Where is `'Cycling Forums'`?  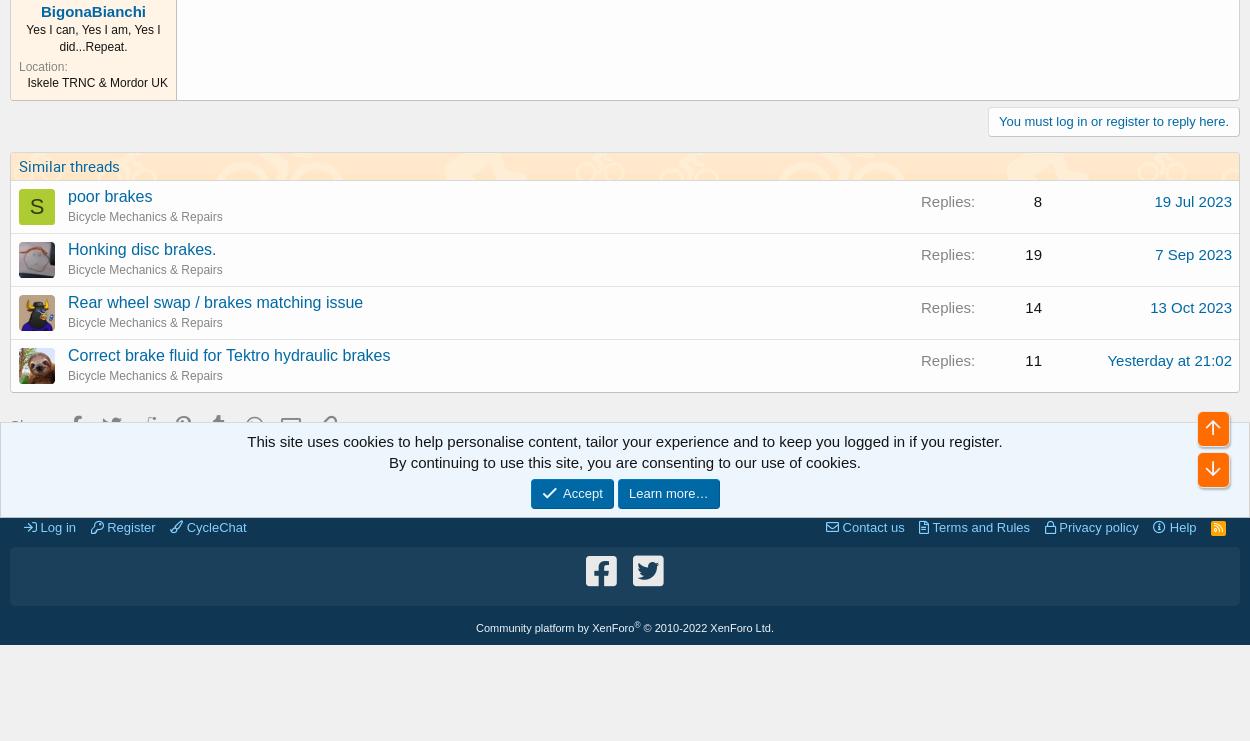
'Cycling Forums' is located at coordinates (10, 466).